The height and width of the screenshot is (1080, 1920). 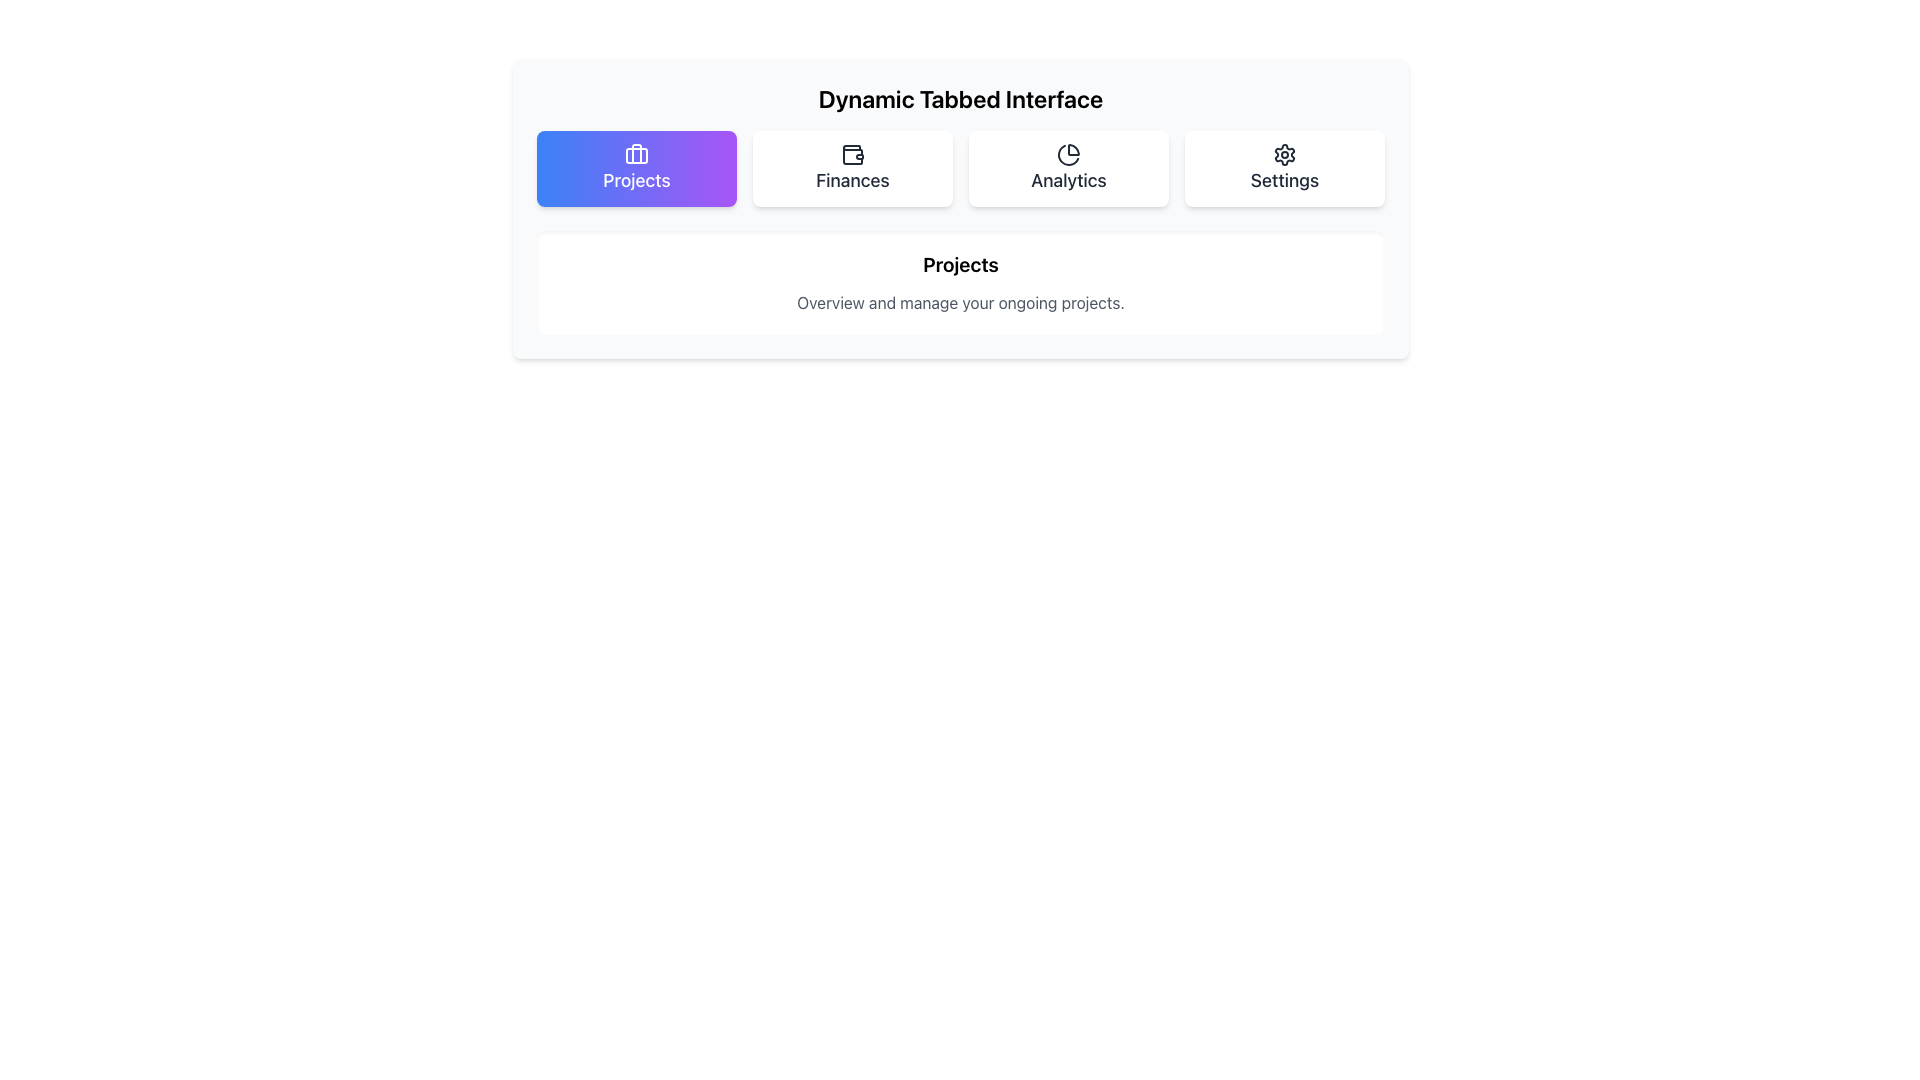 I want to click on the 'Projects' button, so click(x=636, y=168).